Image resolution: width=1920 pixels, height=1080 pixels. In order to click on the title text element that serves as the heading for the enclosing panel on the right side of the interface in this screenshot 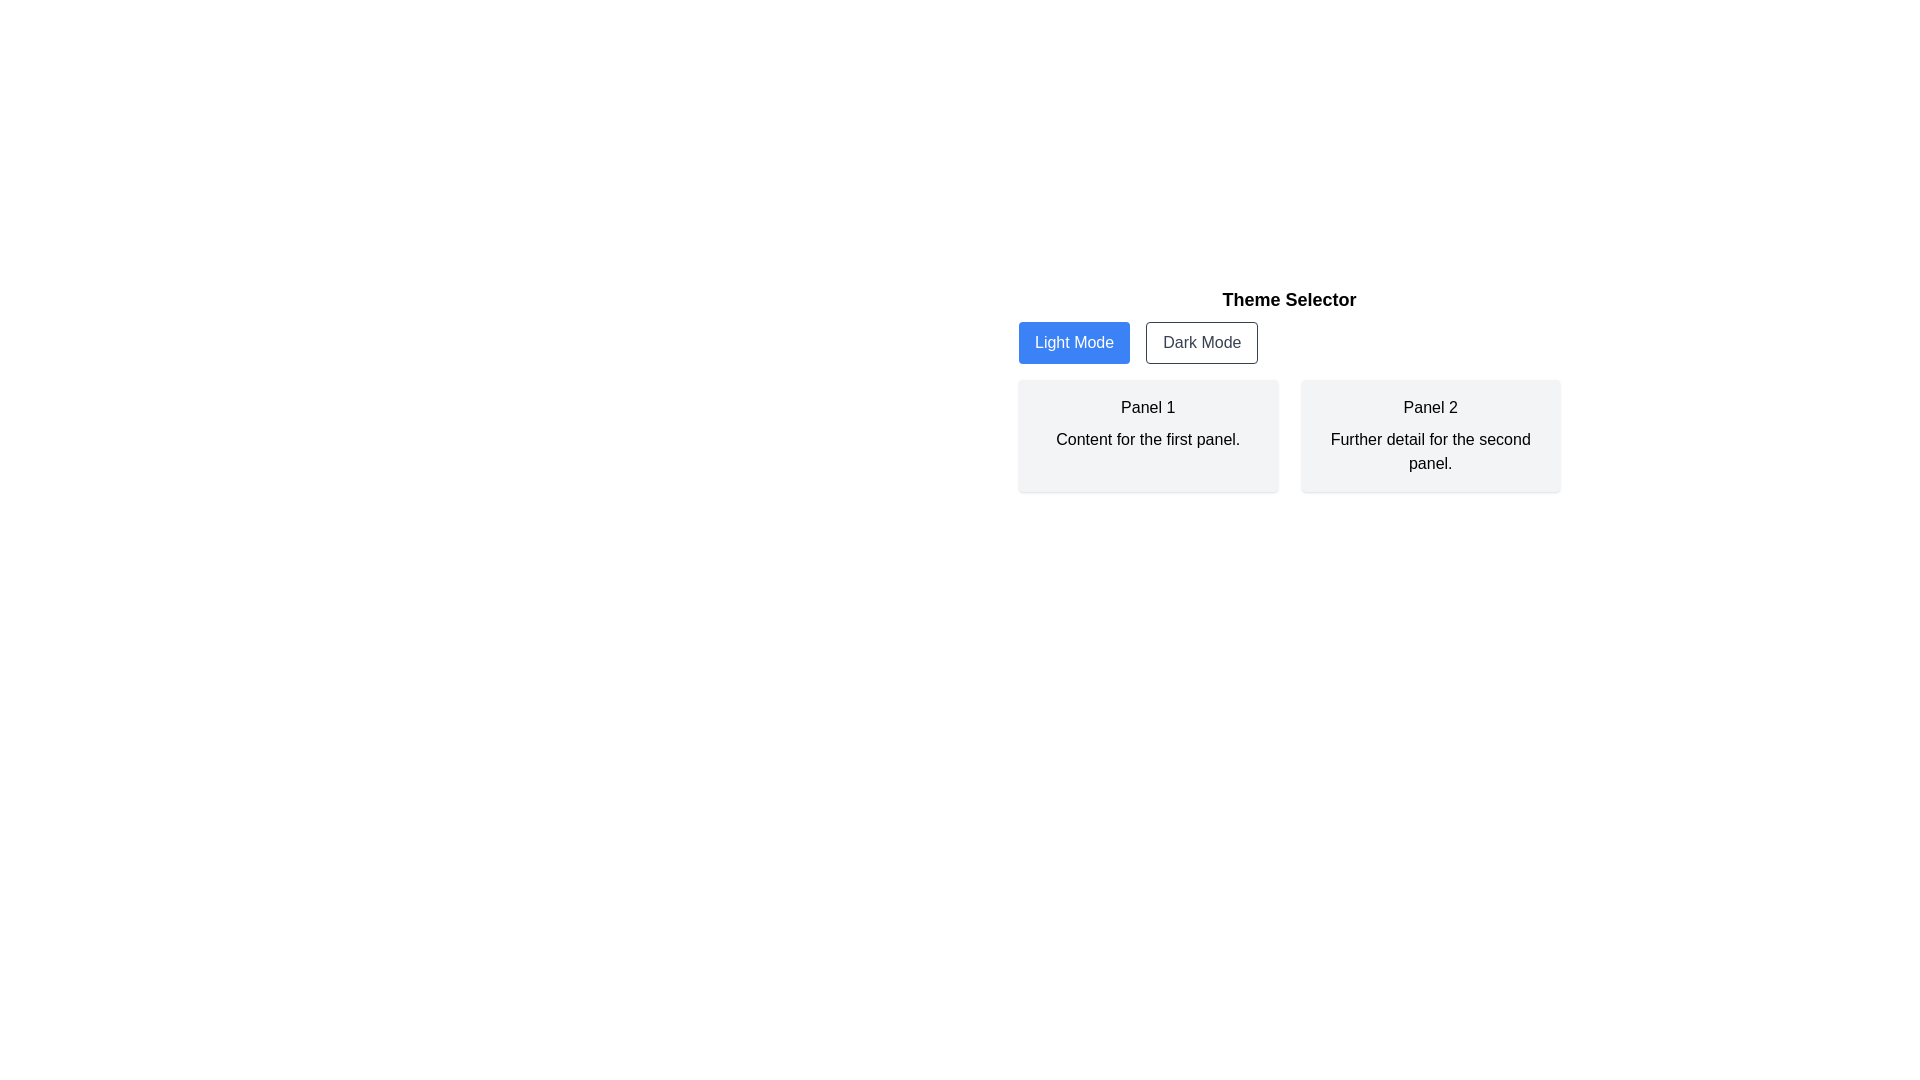, I will do `click(1429, 407)`.